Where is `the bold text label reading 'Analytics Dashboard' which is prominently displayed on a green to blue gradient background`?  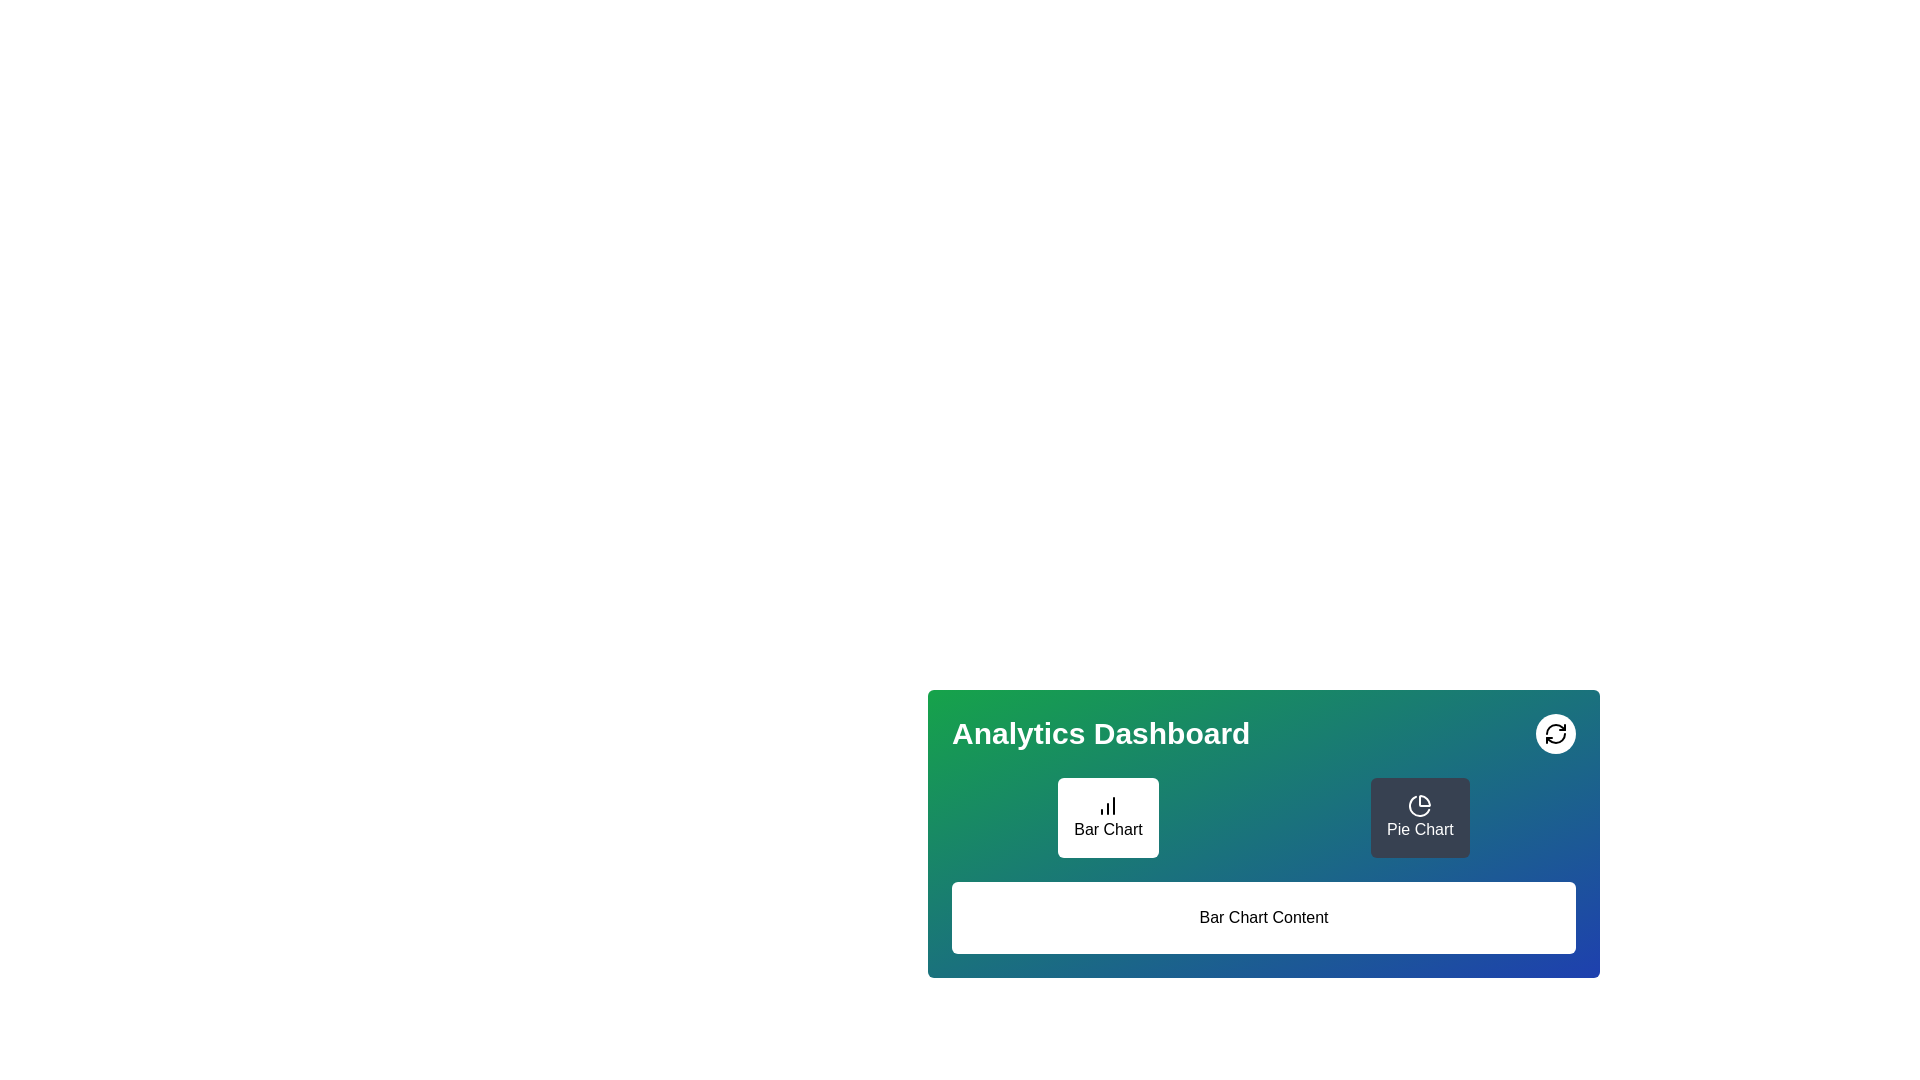
the bold text label reading 'Analytics Dashboard' which is prominently displayed on a green to blue gradient background is located at coordinates (1100, 733).